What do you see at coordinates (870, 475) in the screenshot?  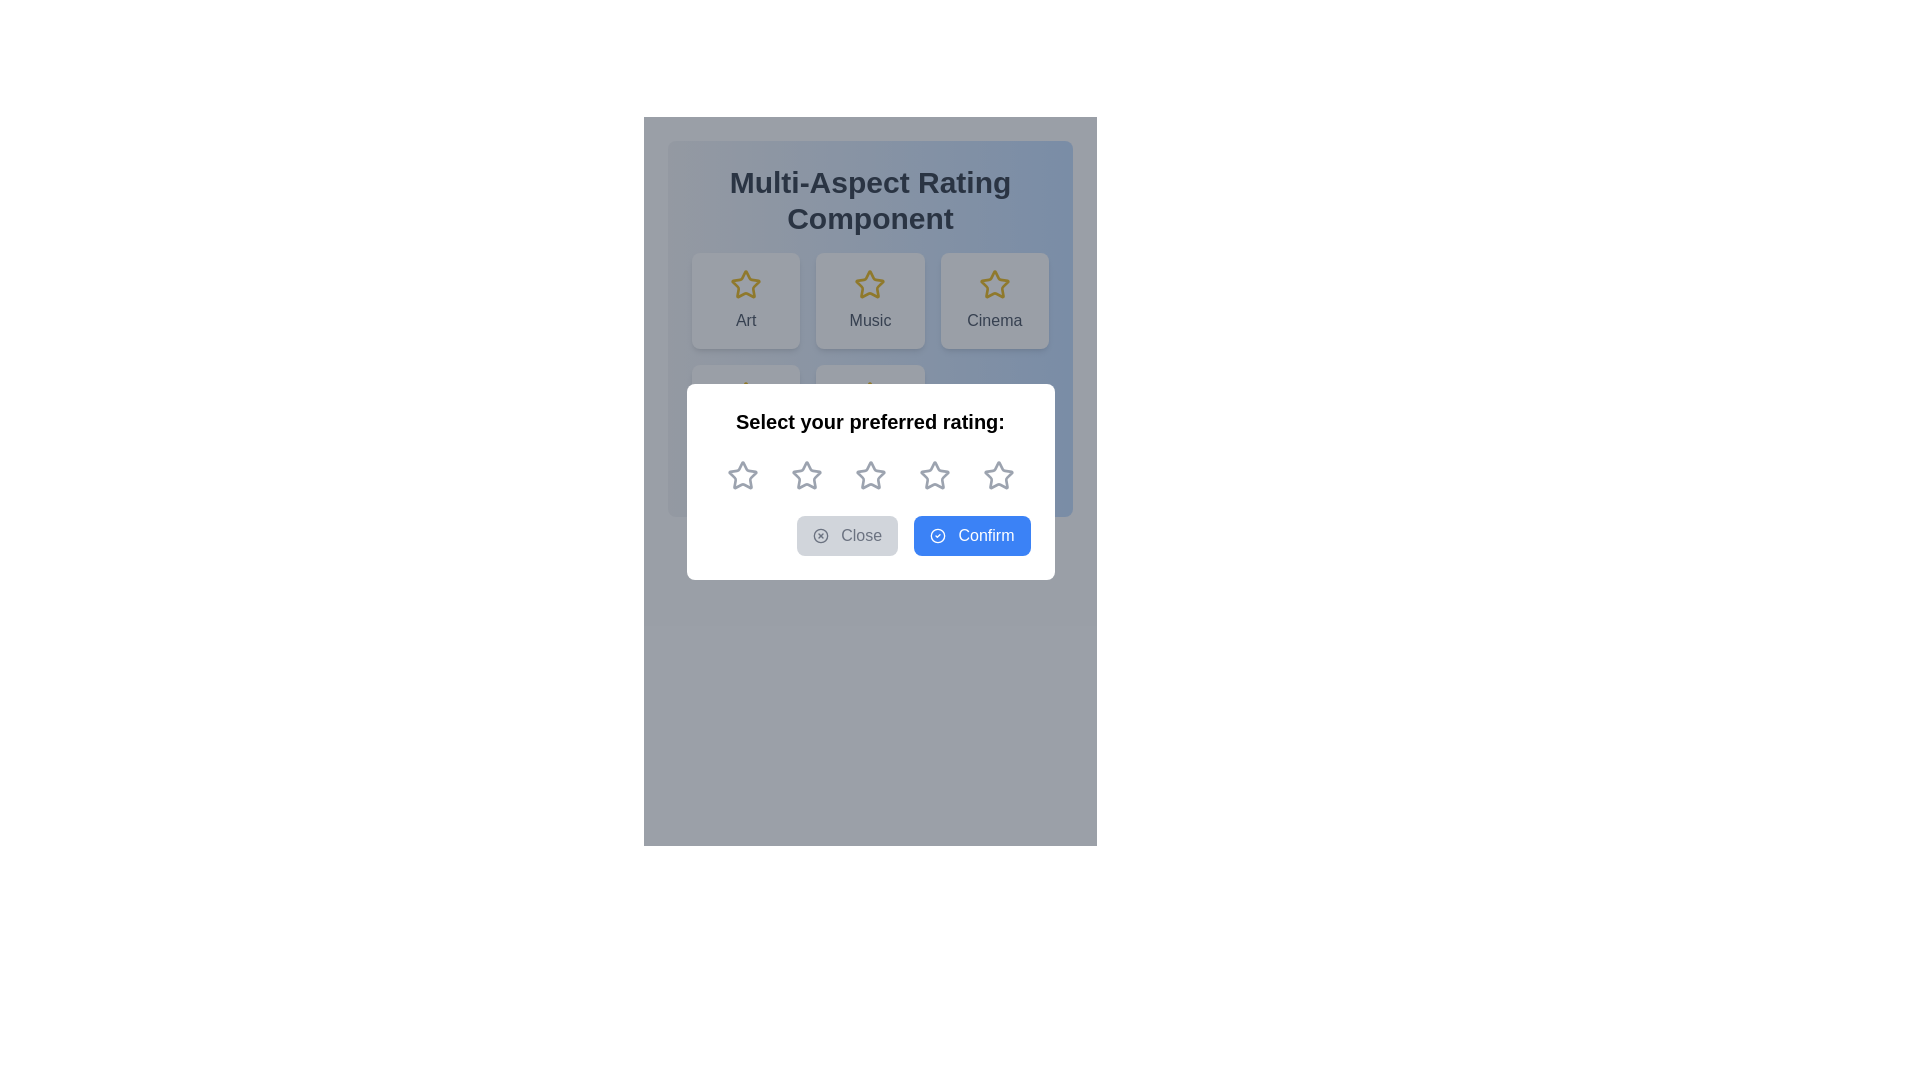 I see `the third star icon from the left in the horizontal row of five stars` at bounding box center [870, 475].